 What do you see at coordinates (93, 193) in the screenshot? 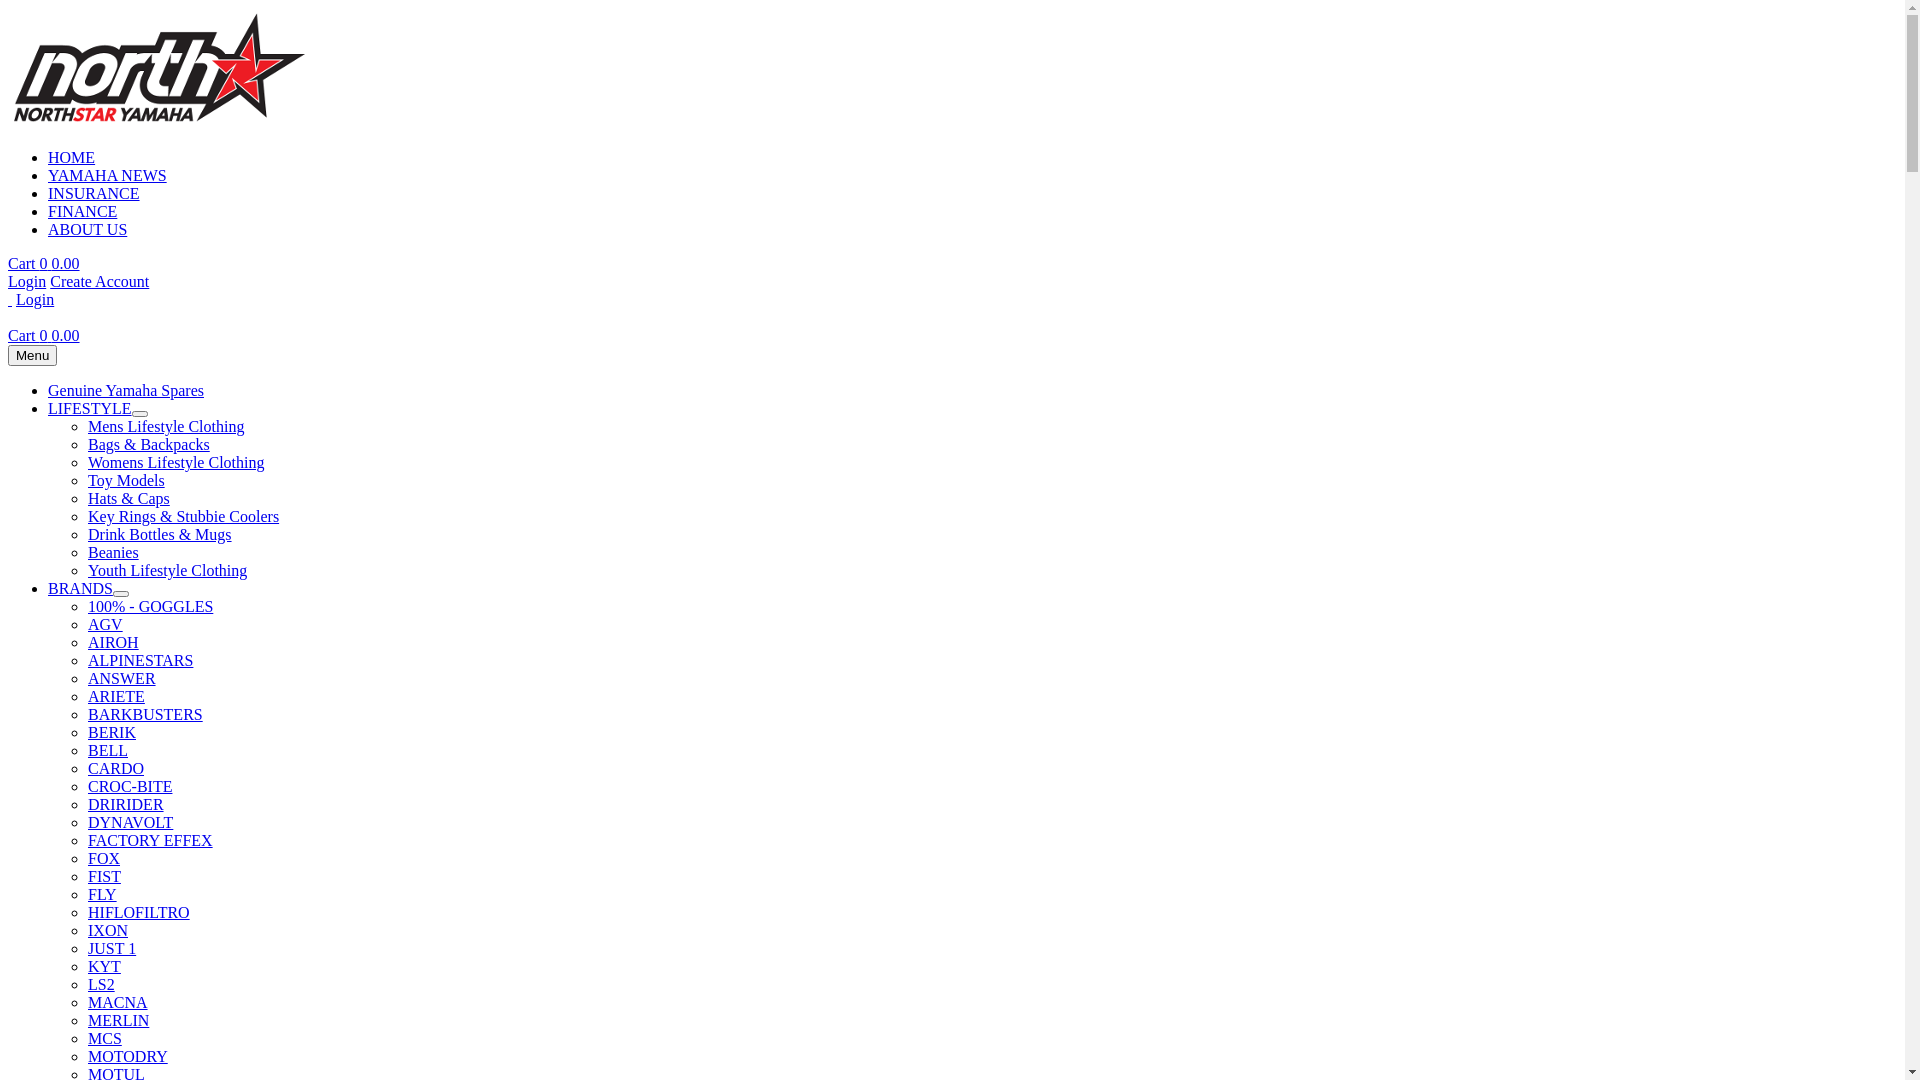
I see `'INSURANCE'` at bounding box center [93, 193].